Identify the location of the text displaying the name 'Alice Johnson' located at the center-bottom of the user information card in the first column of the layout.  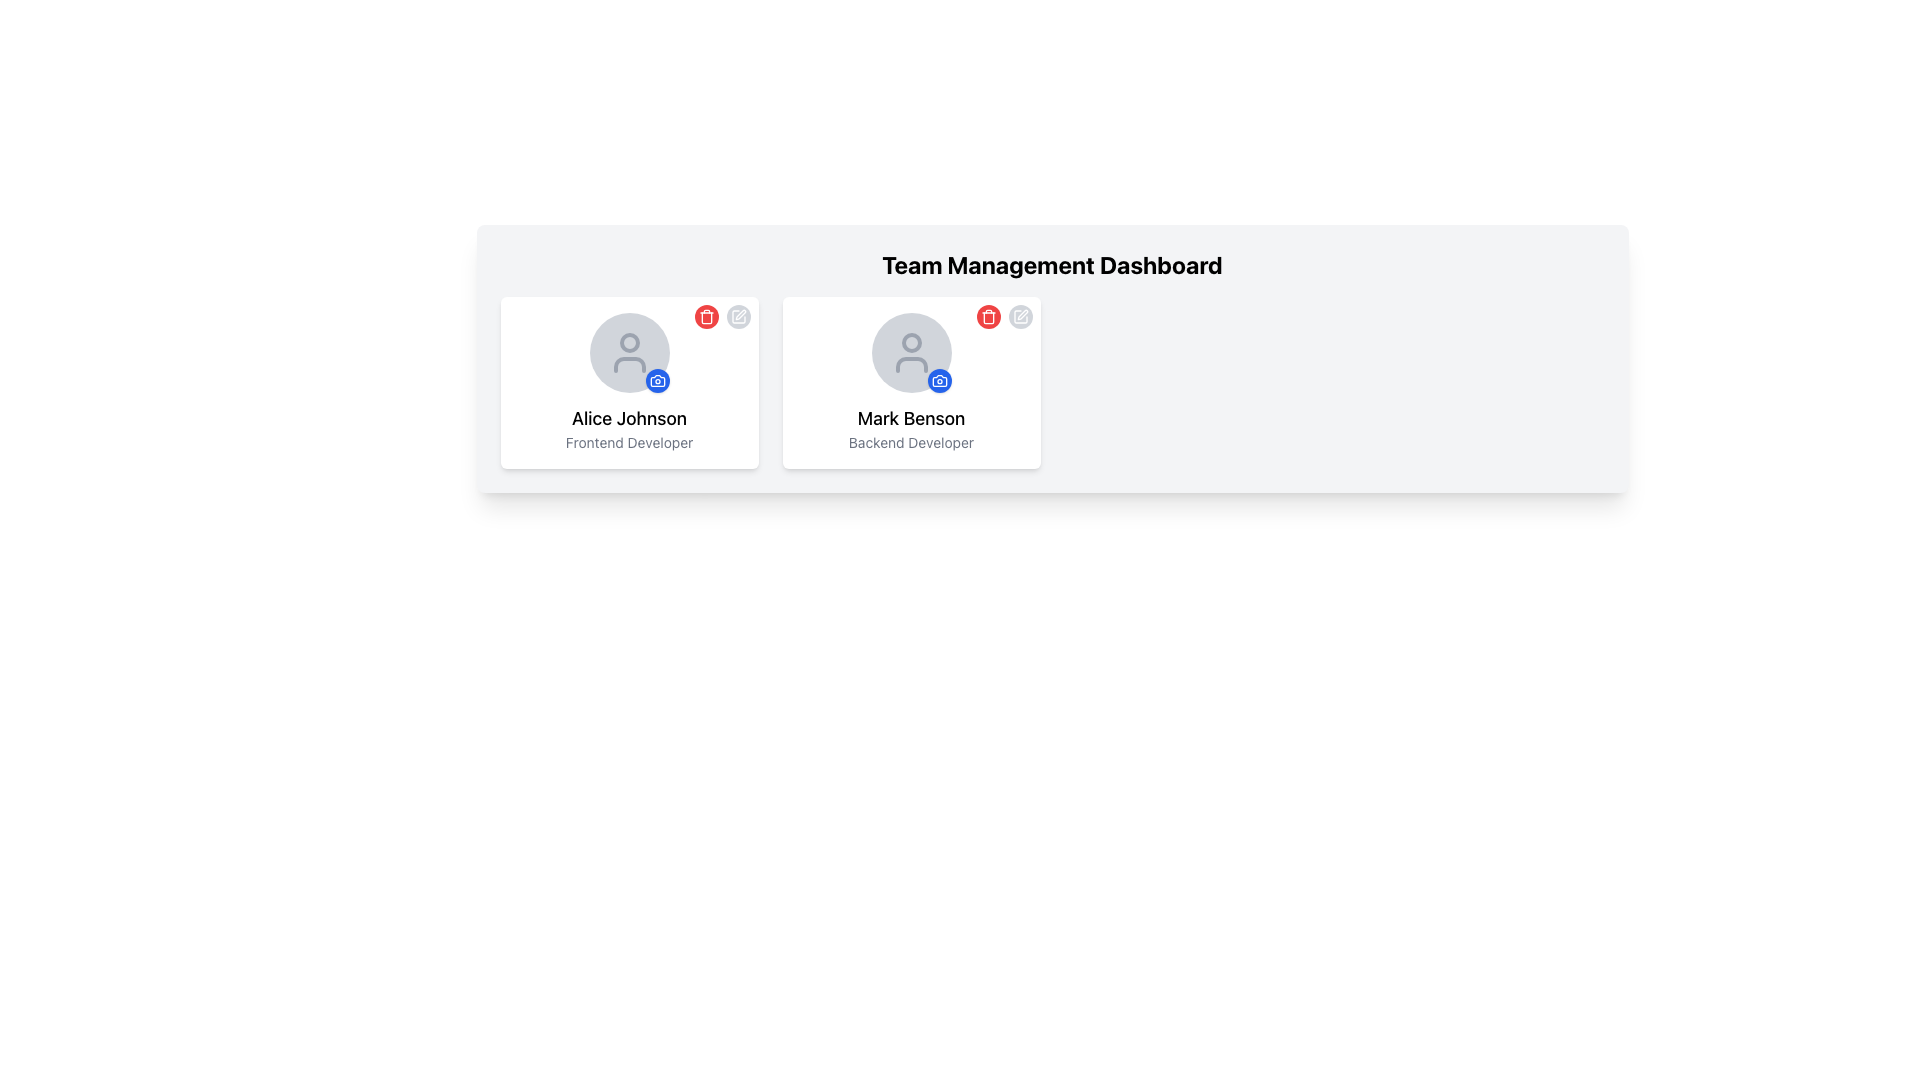
(628, 418).